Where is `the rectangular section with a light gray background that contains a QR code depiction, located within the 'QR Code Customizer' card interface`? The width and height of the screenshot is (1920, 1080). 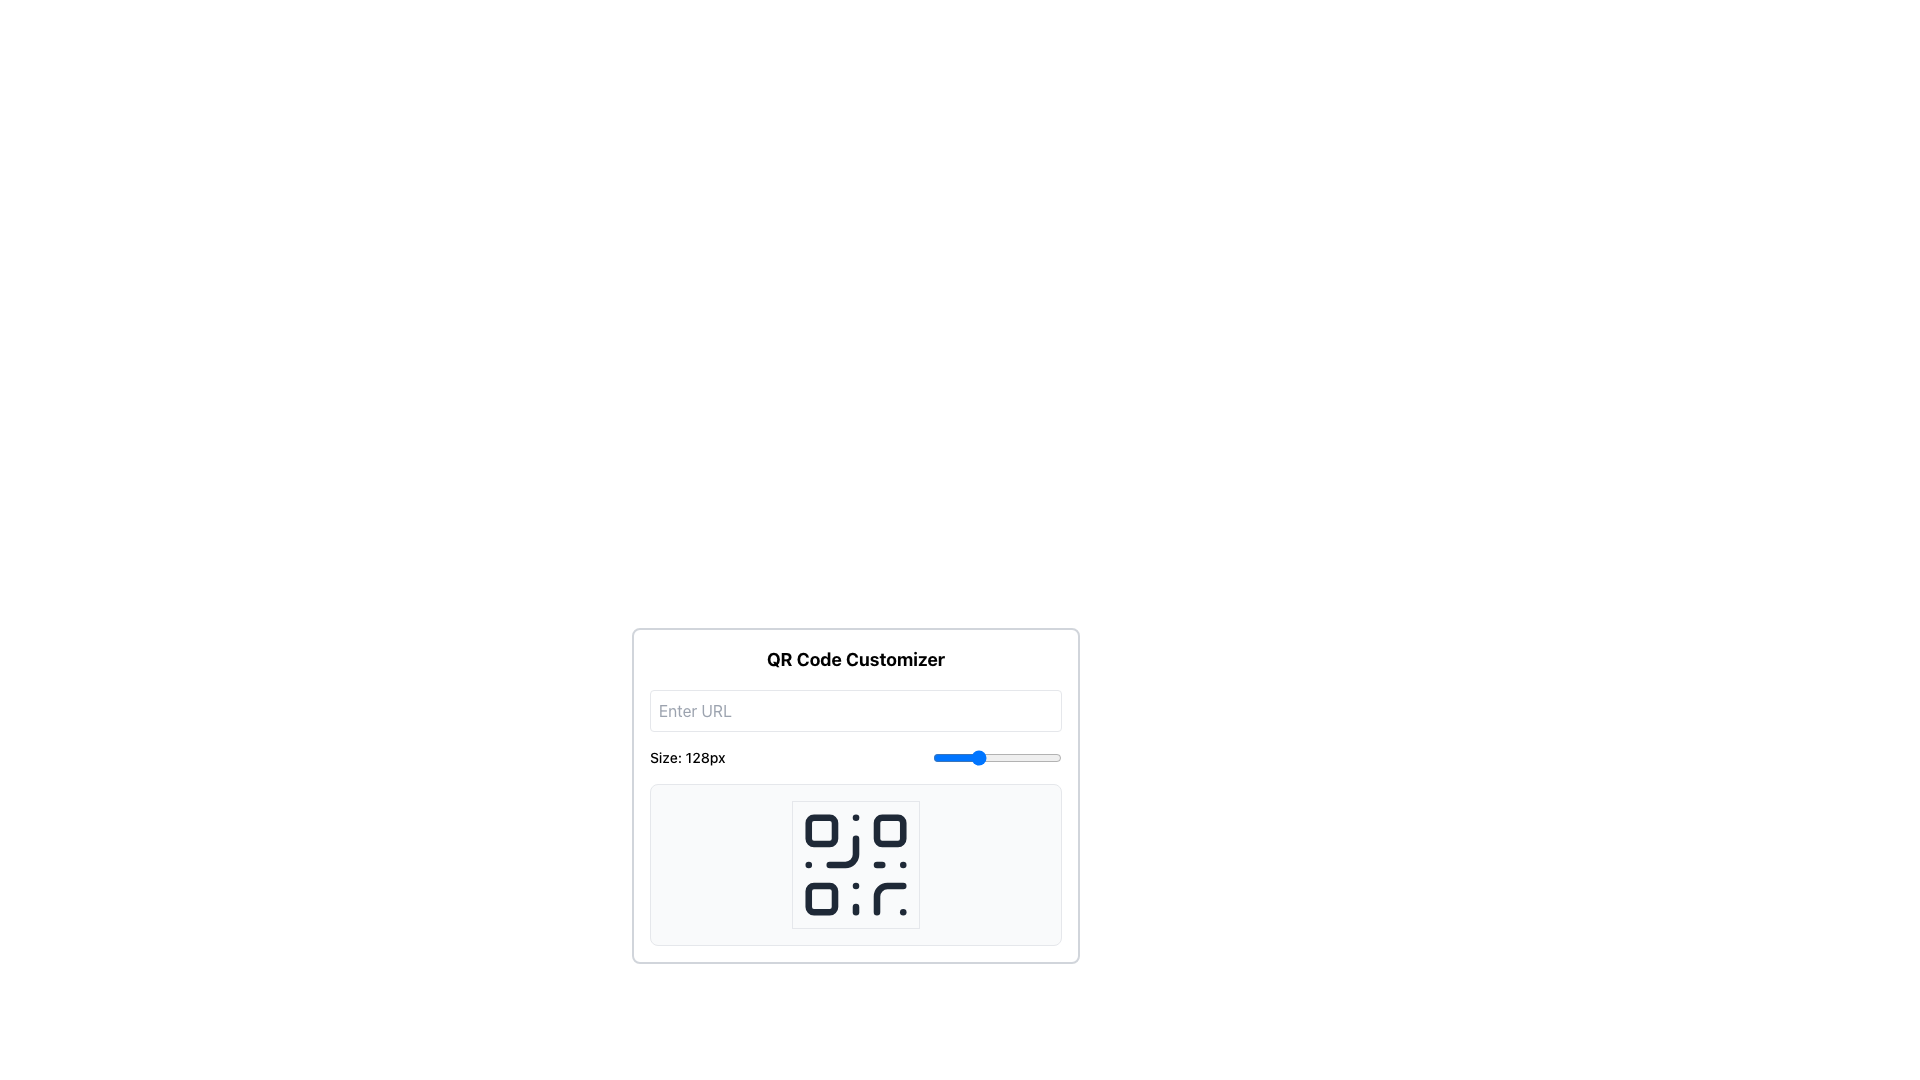 the rectangular section with a light gray background that contains a QR code depiction, located within the 'QR Code Customizer' card interface is located at coordinates (855, 863).